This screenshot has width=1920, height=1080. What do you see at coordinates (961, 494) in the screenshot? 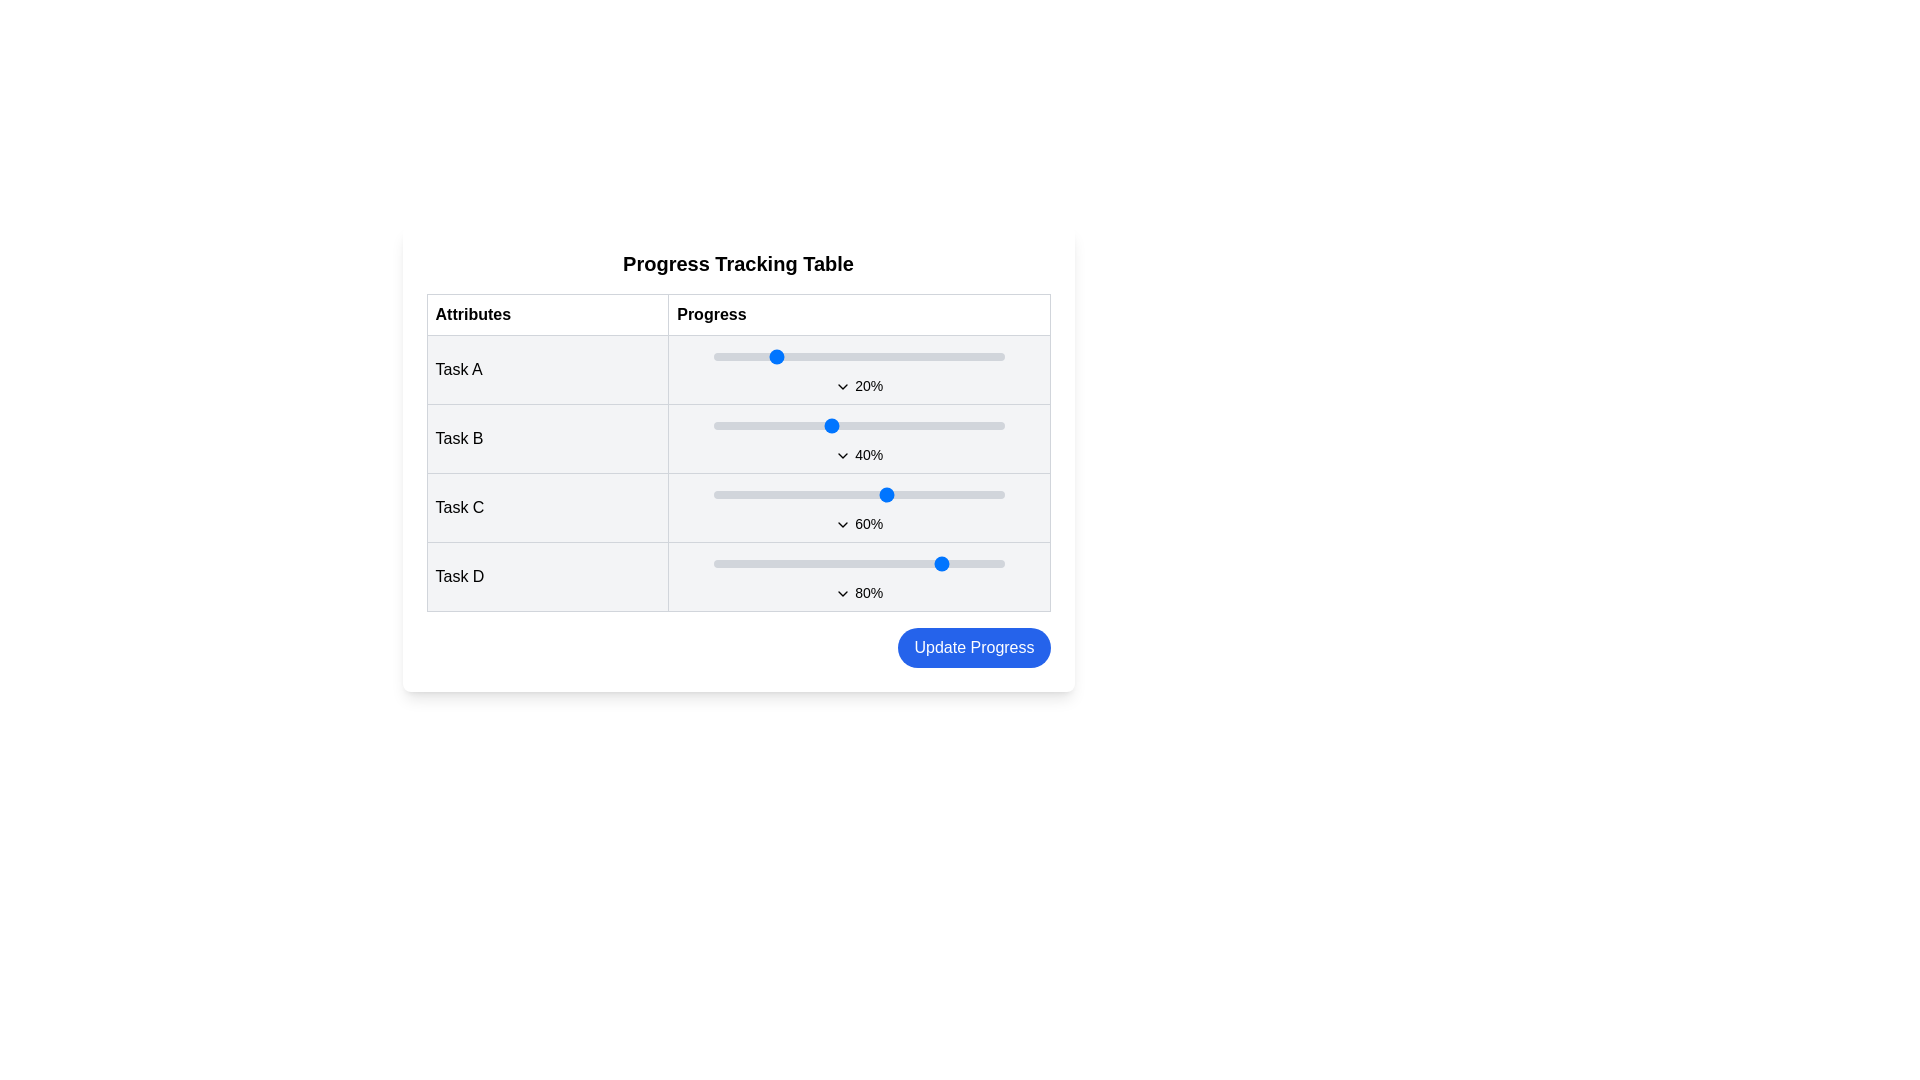
I see `the progress of Task C` at bounding box center [961, 494].